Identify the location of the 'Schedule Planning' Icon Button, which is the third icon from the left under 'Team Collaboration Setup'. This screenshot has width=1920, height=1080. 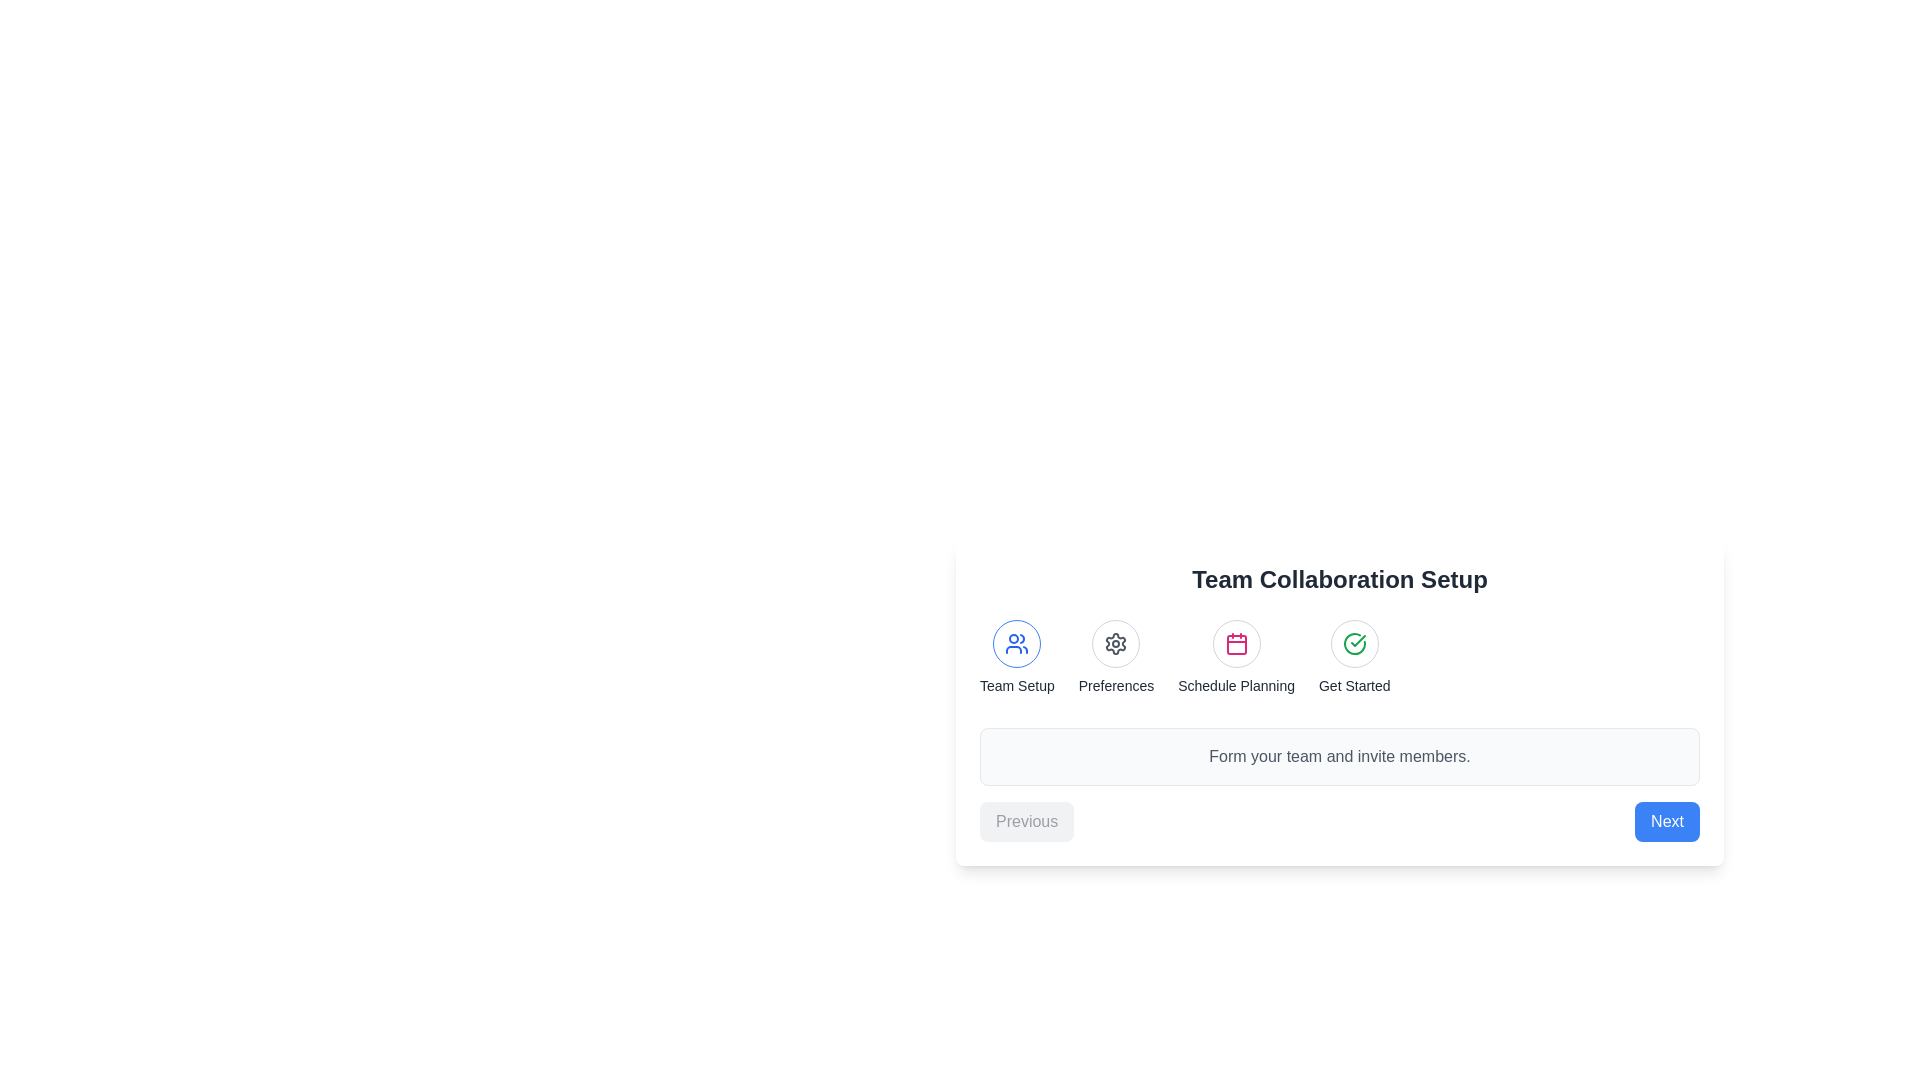
(1235, 644).